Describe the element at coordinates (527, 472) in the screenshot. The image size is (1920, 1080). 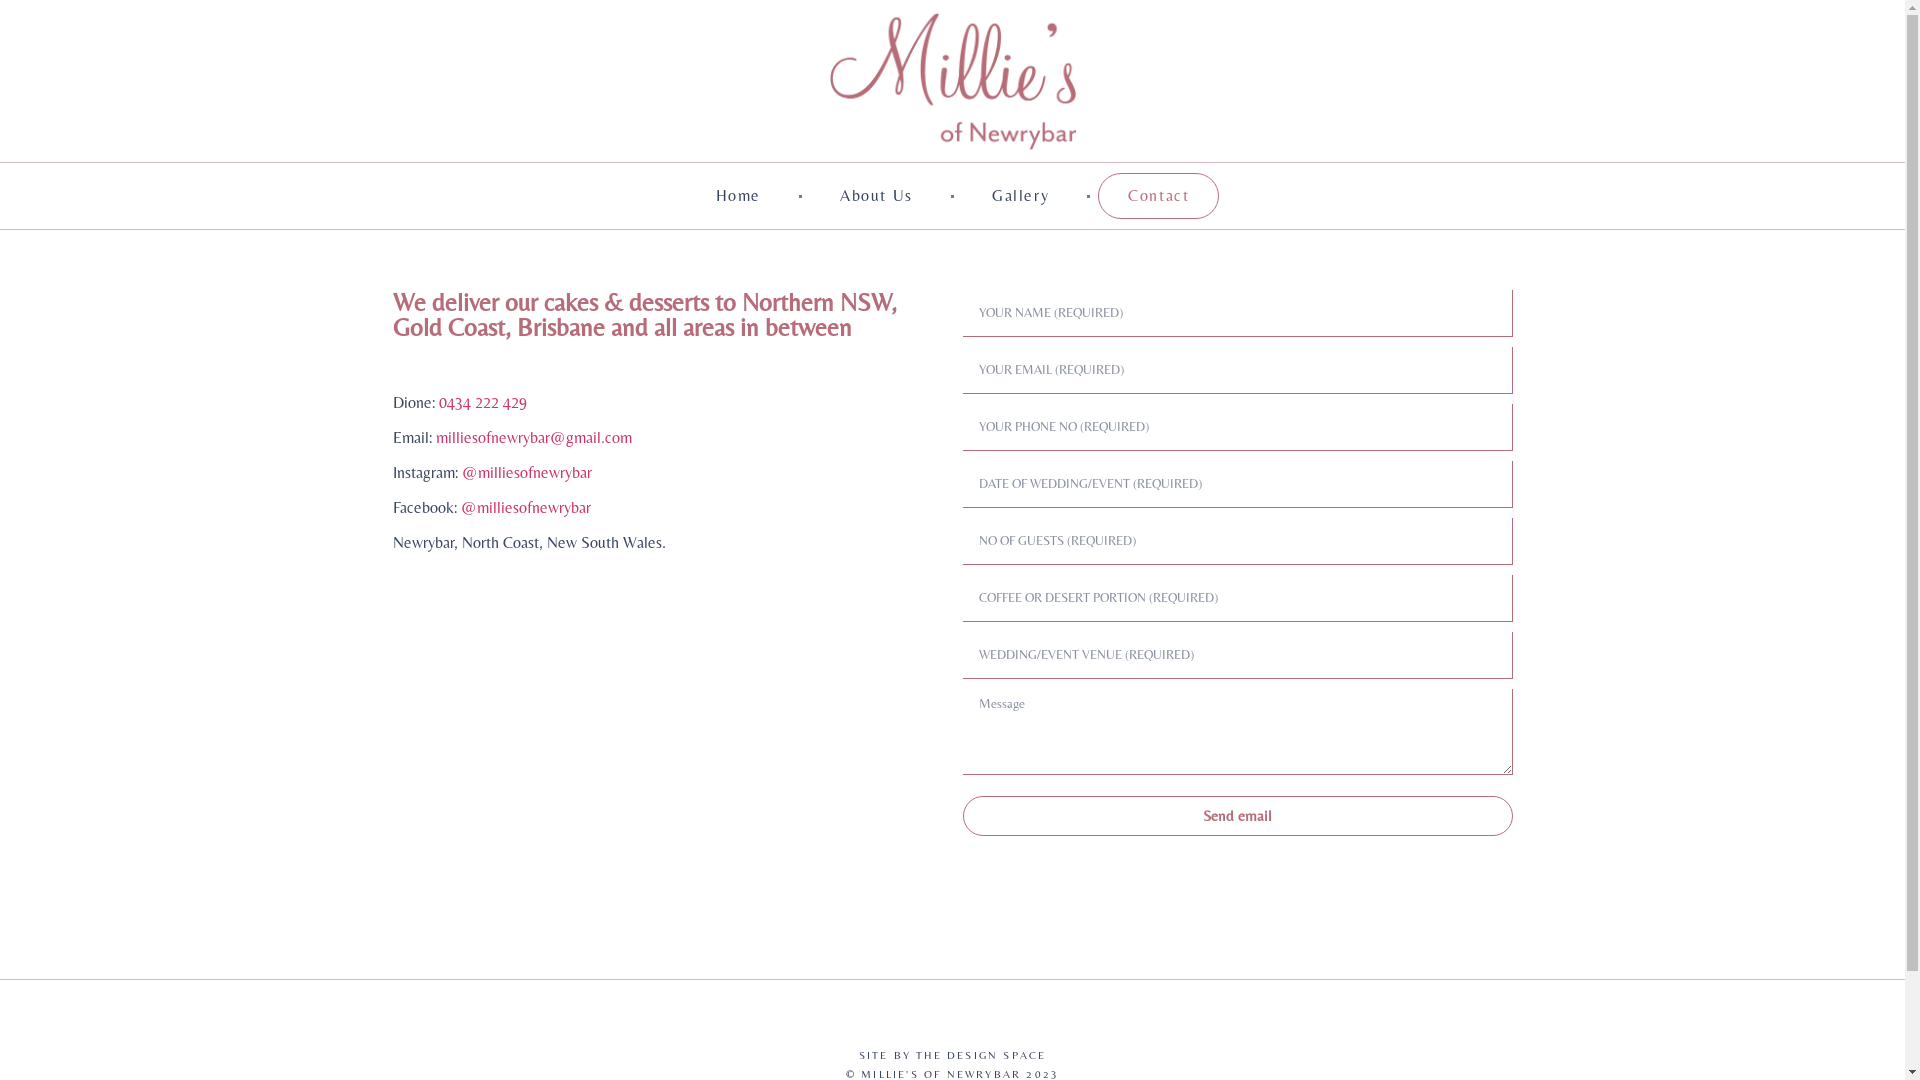
I see `'@milliesofnewrybar'` at that location.